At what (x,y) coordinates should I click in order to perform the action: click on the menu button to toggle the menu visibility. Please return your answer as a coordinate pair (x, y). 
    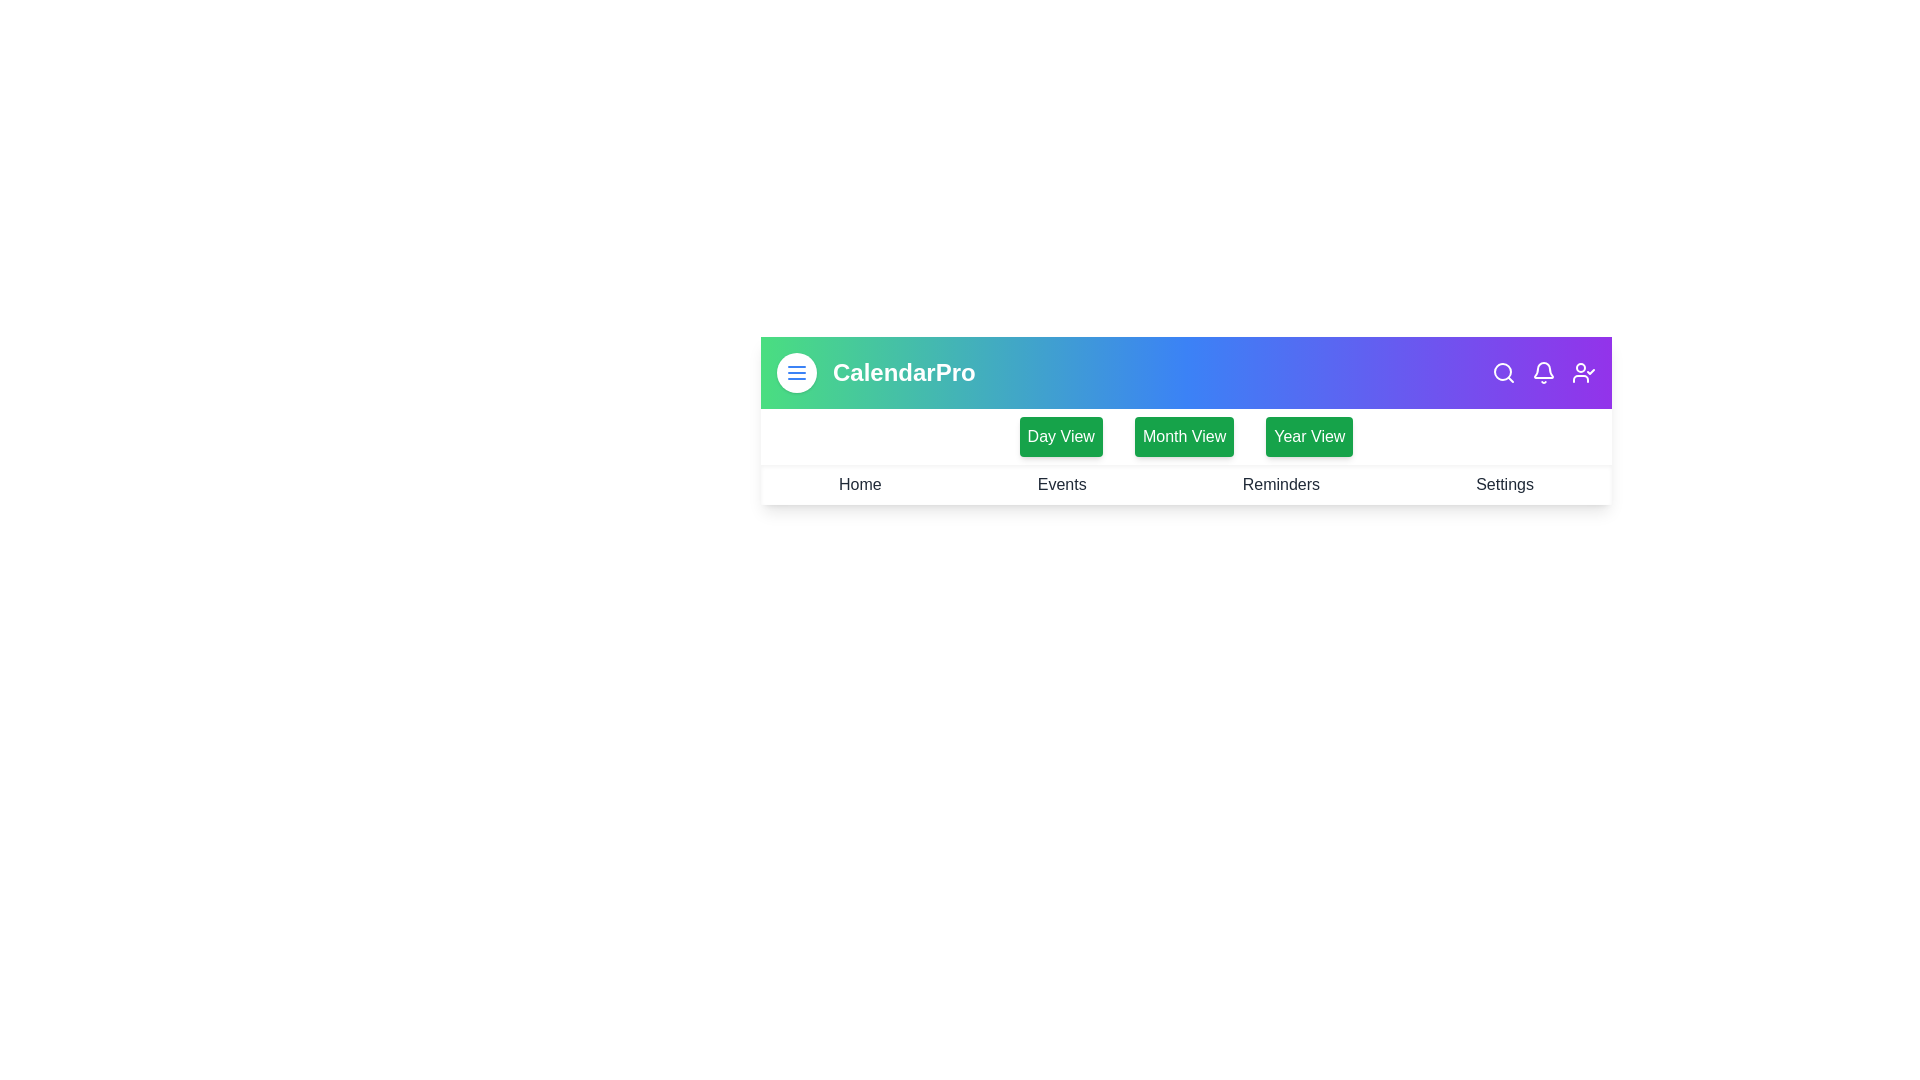
    Looking at the image, I should click on (795, 373).